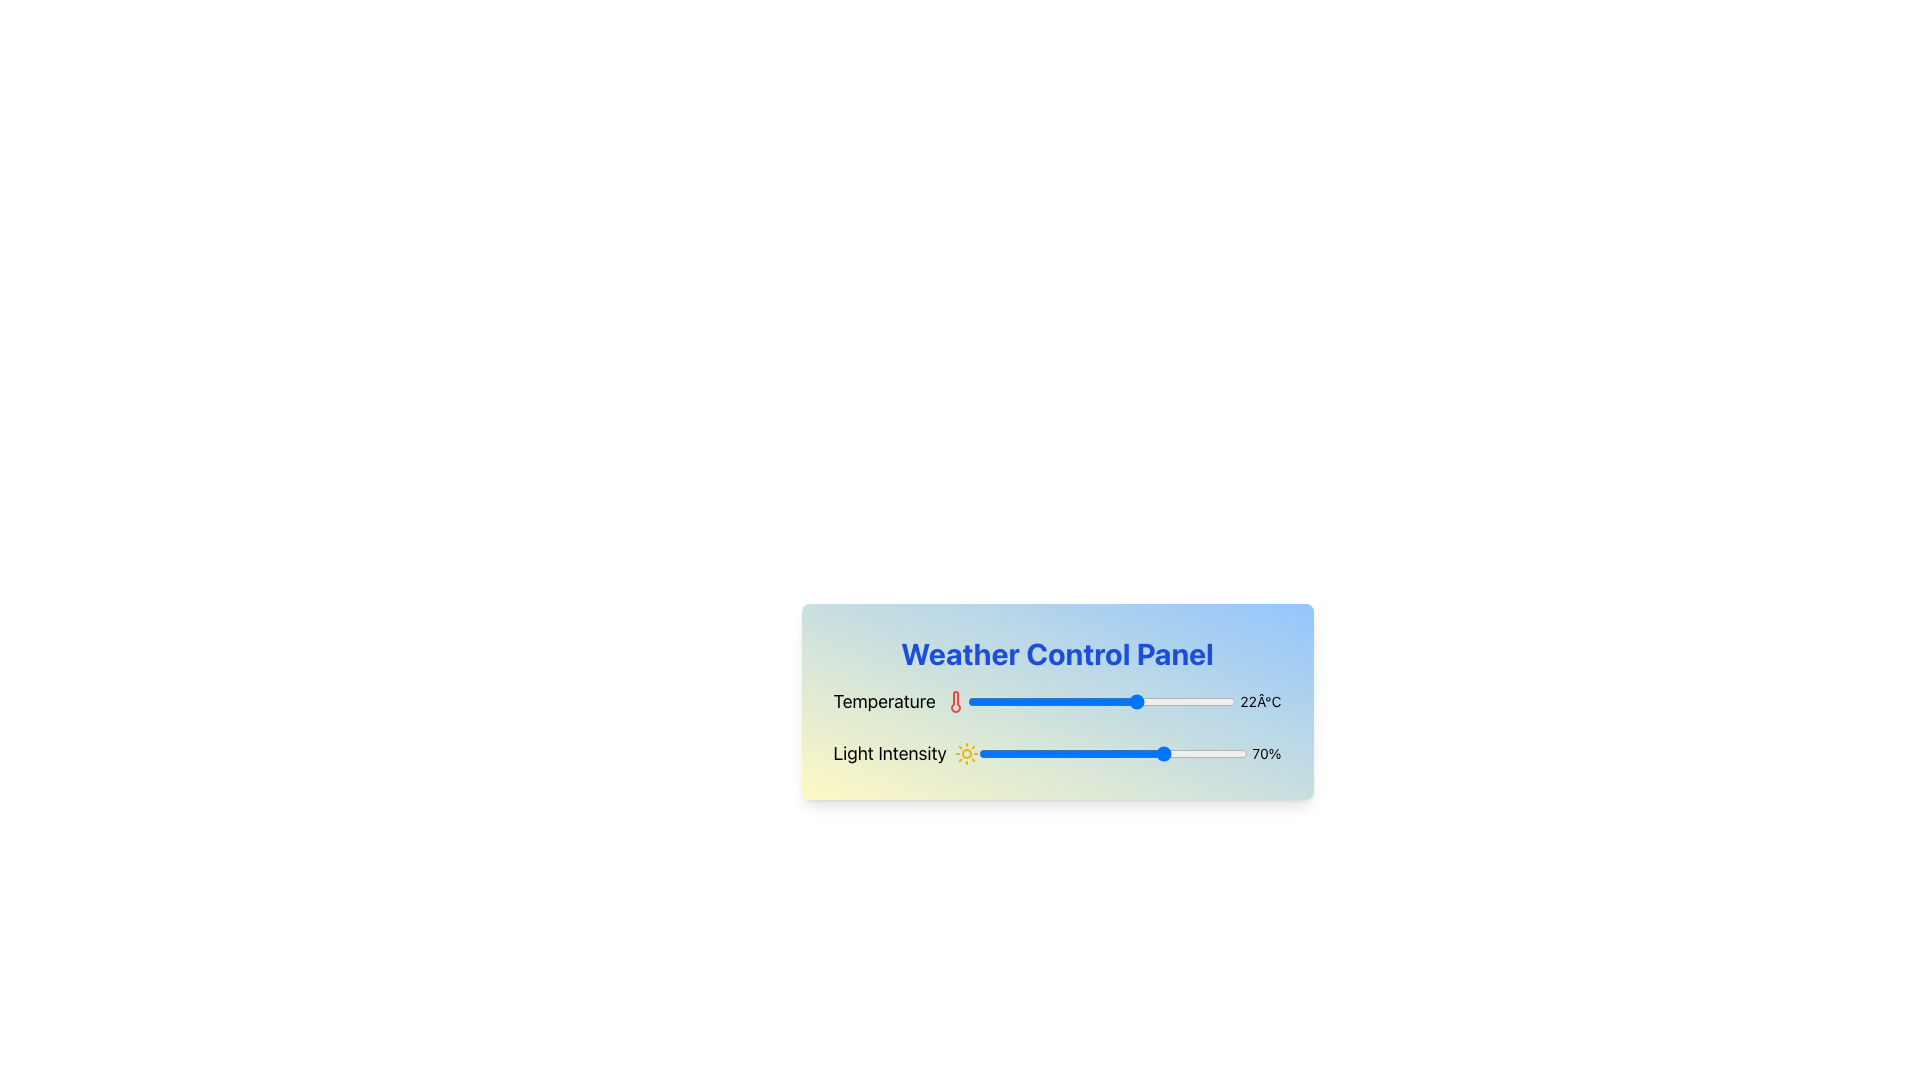  What do you see at coordinates (983, 701) in the screenshot?
I see `the temperature slider` at bounding box center [983, 701].